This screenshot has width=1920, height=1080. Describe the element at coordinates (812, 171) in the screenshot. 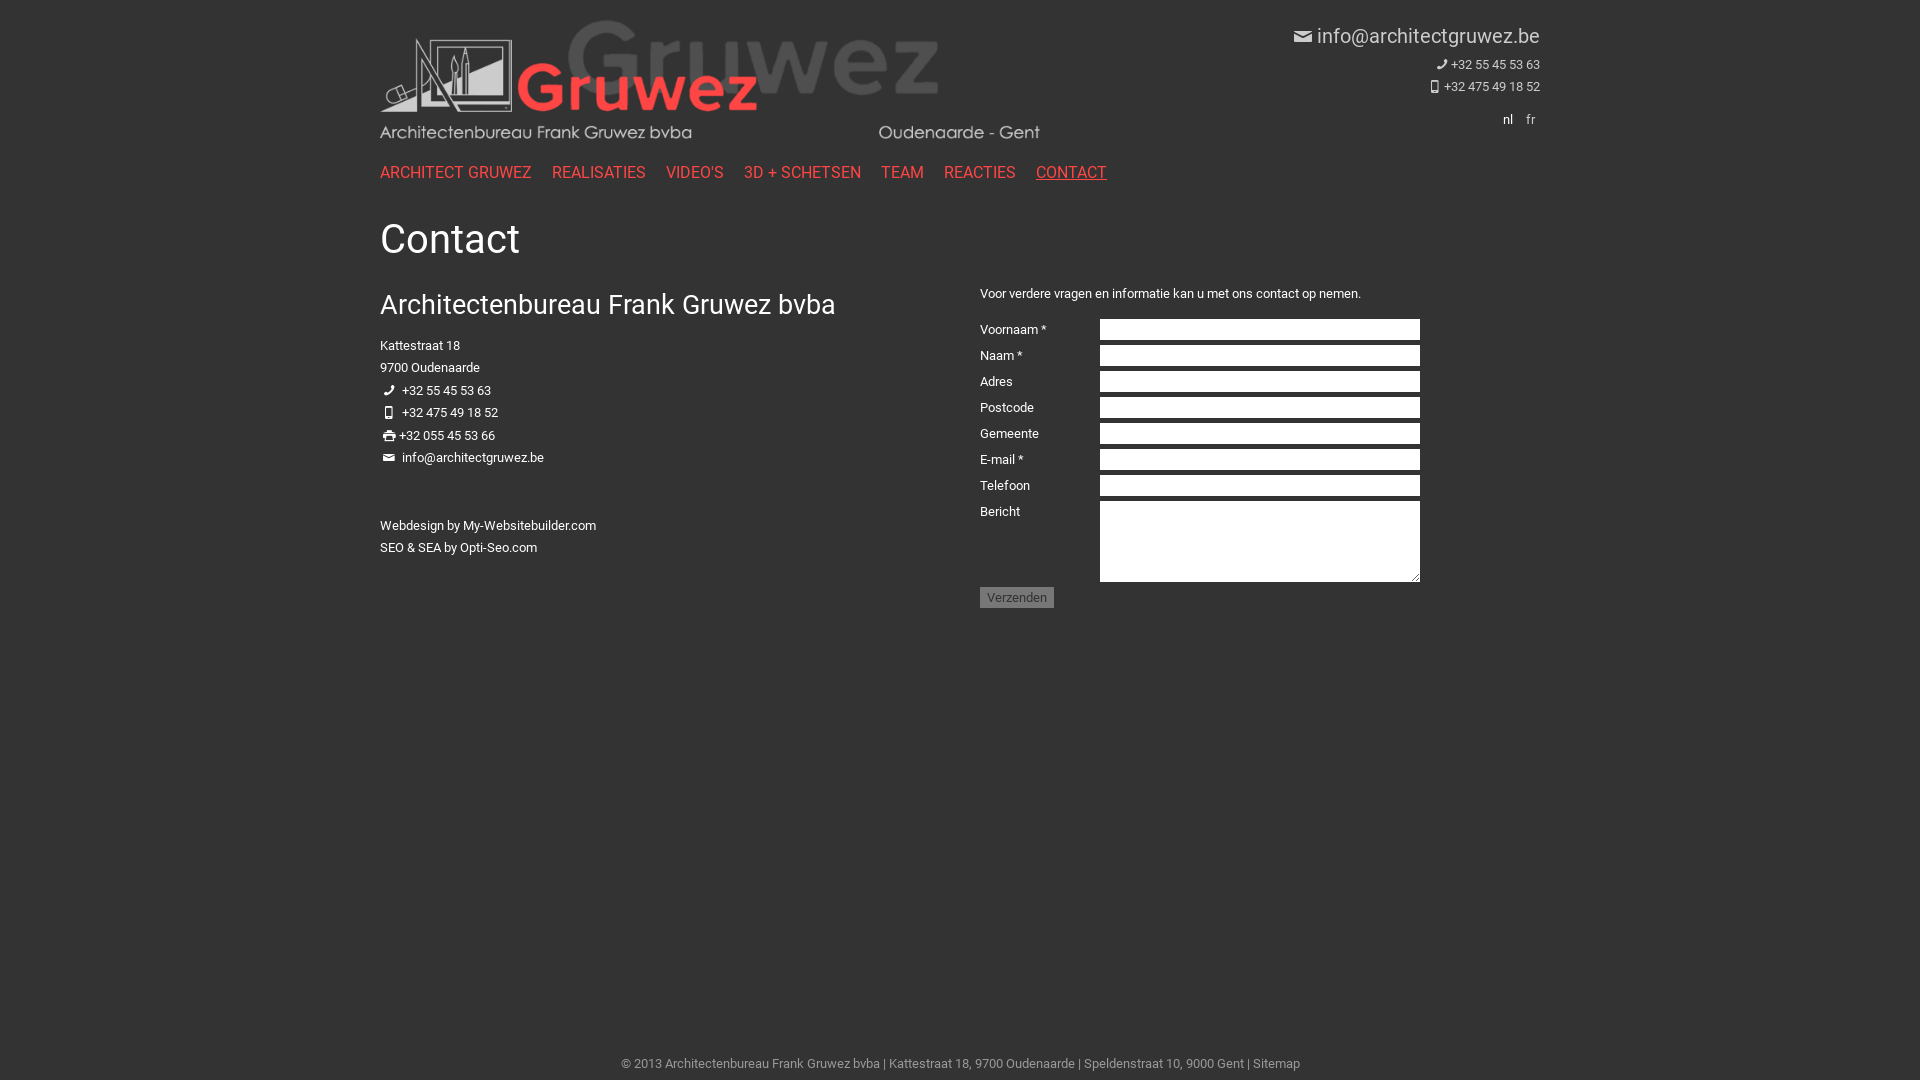

I see `'3D + SCHETSEN'` at that location.